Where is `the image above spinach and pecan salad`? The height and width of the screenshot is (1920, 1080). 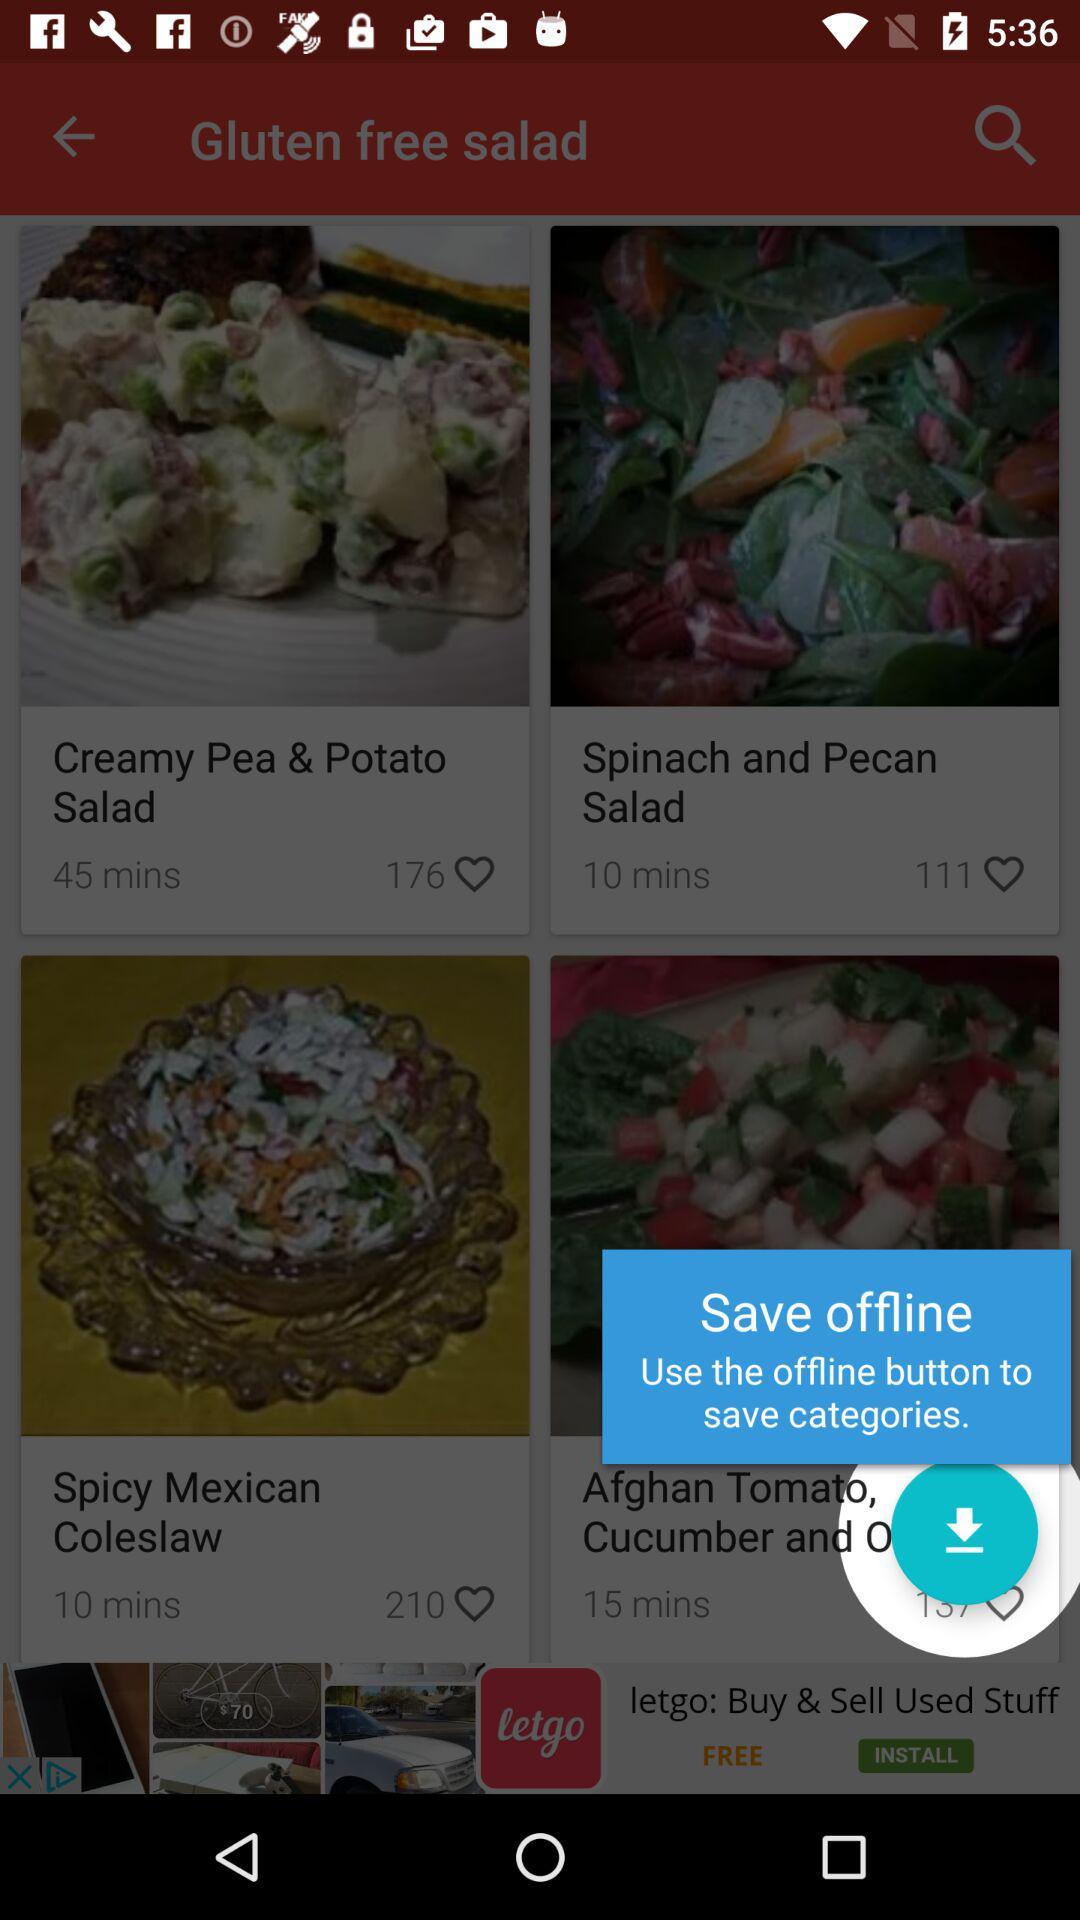
the image above spinach and pecan salad is located at coordinates (804, 465).